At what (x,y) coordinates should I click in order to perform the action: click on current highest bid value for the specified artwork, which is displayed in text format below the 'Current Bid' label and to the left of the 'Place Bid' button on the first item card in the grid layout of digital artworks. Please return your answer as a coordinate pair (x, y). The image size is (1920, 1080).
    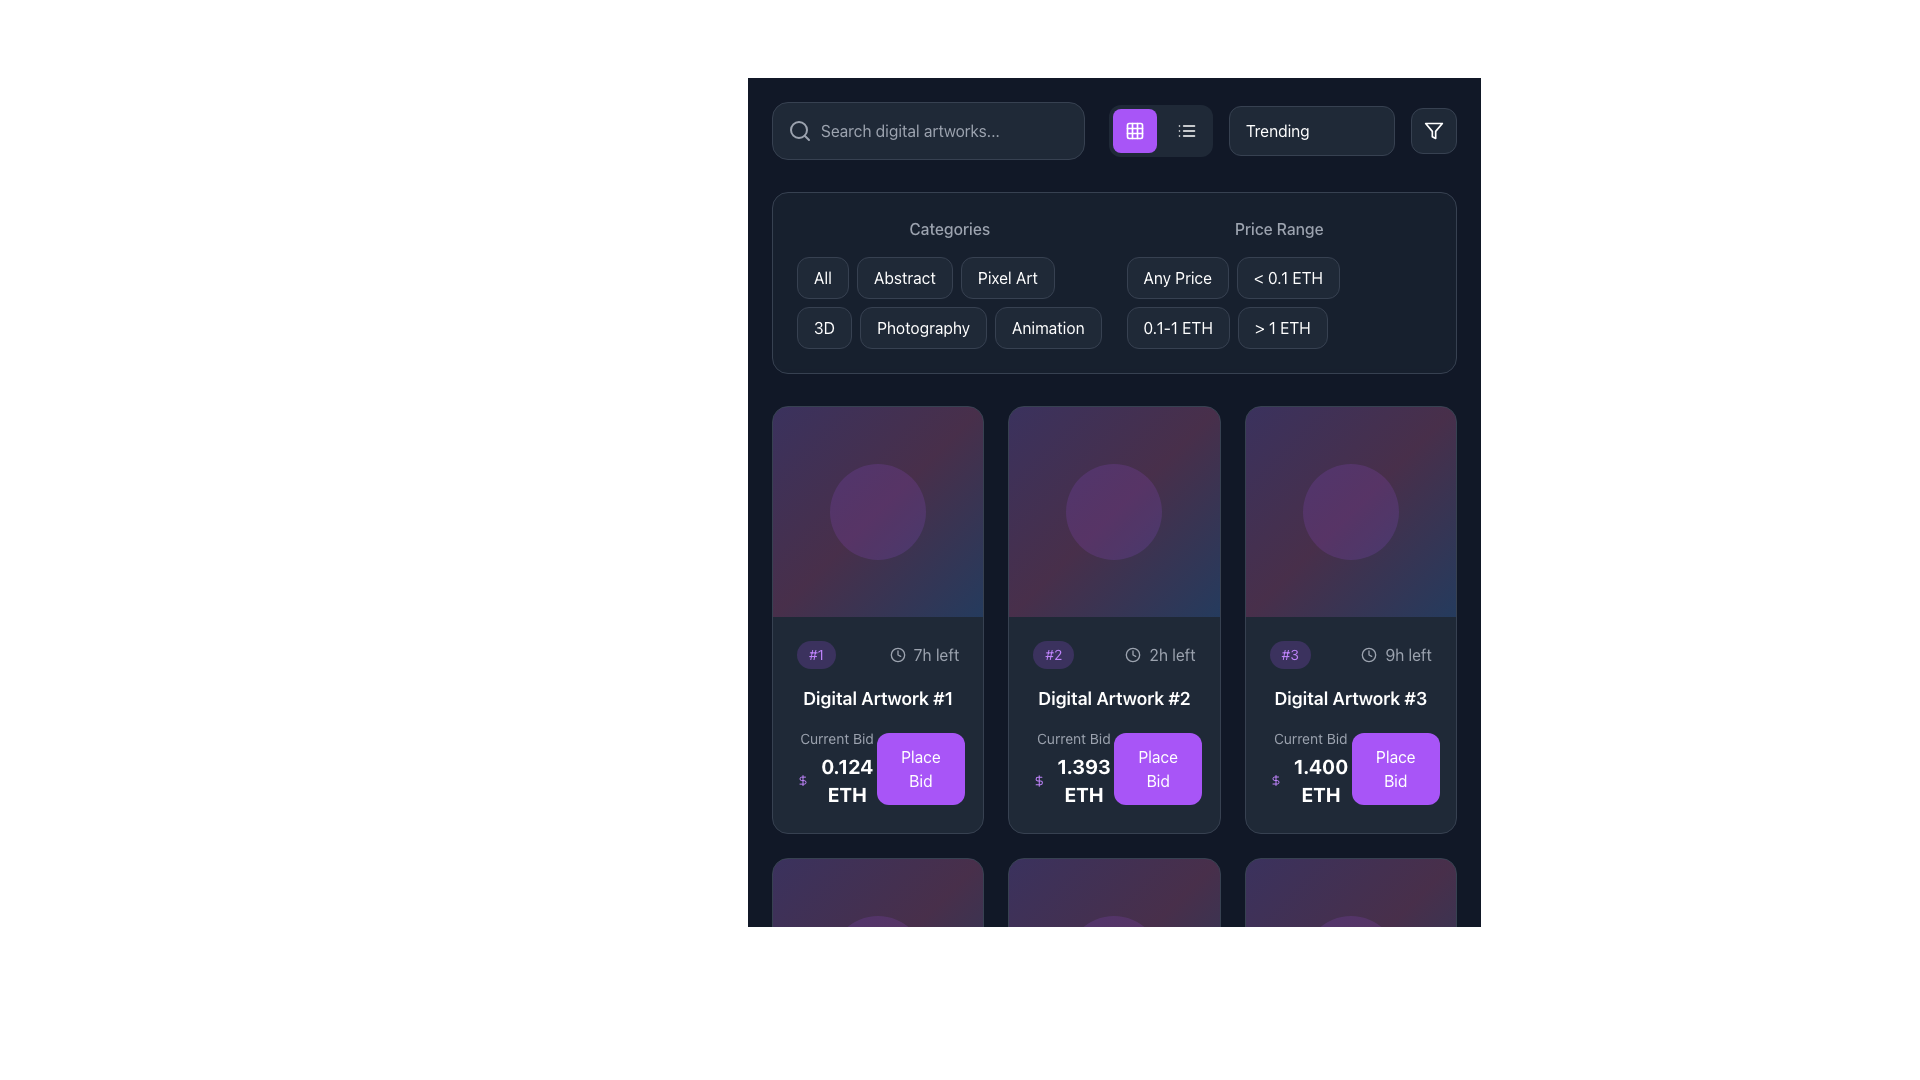
    Looking at the image, I should click on (837, 780).